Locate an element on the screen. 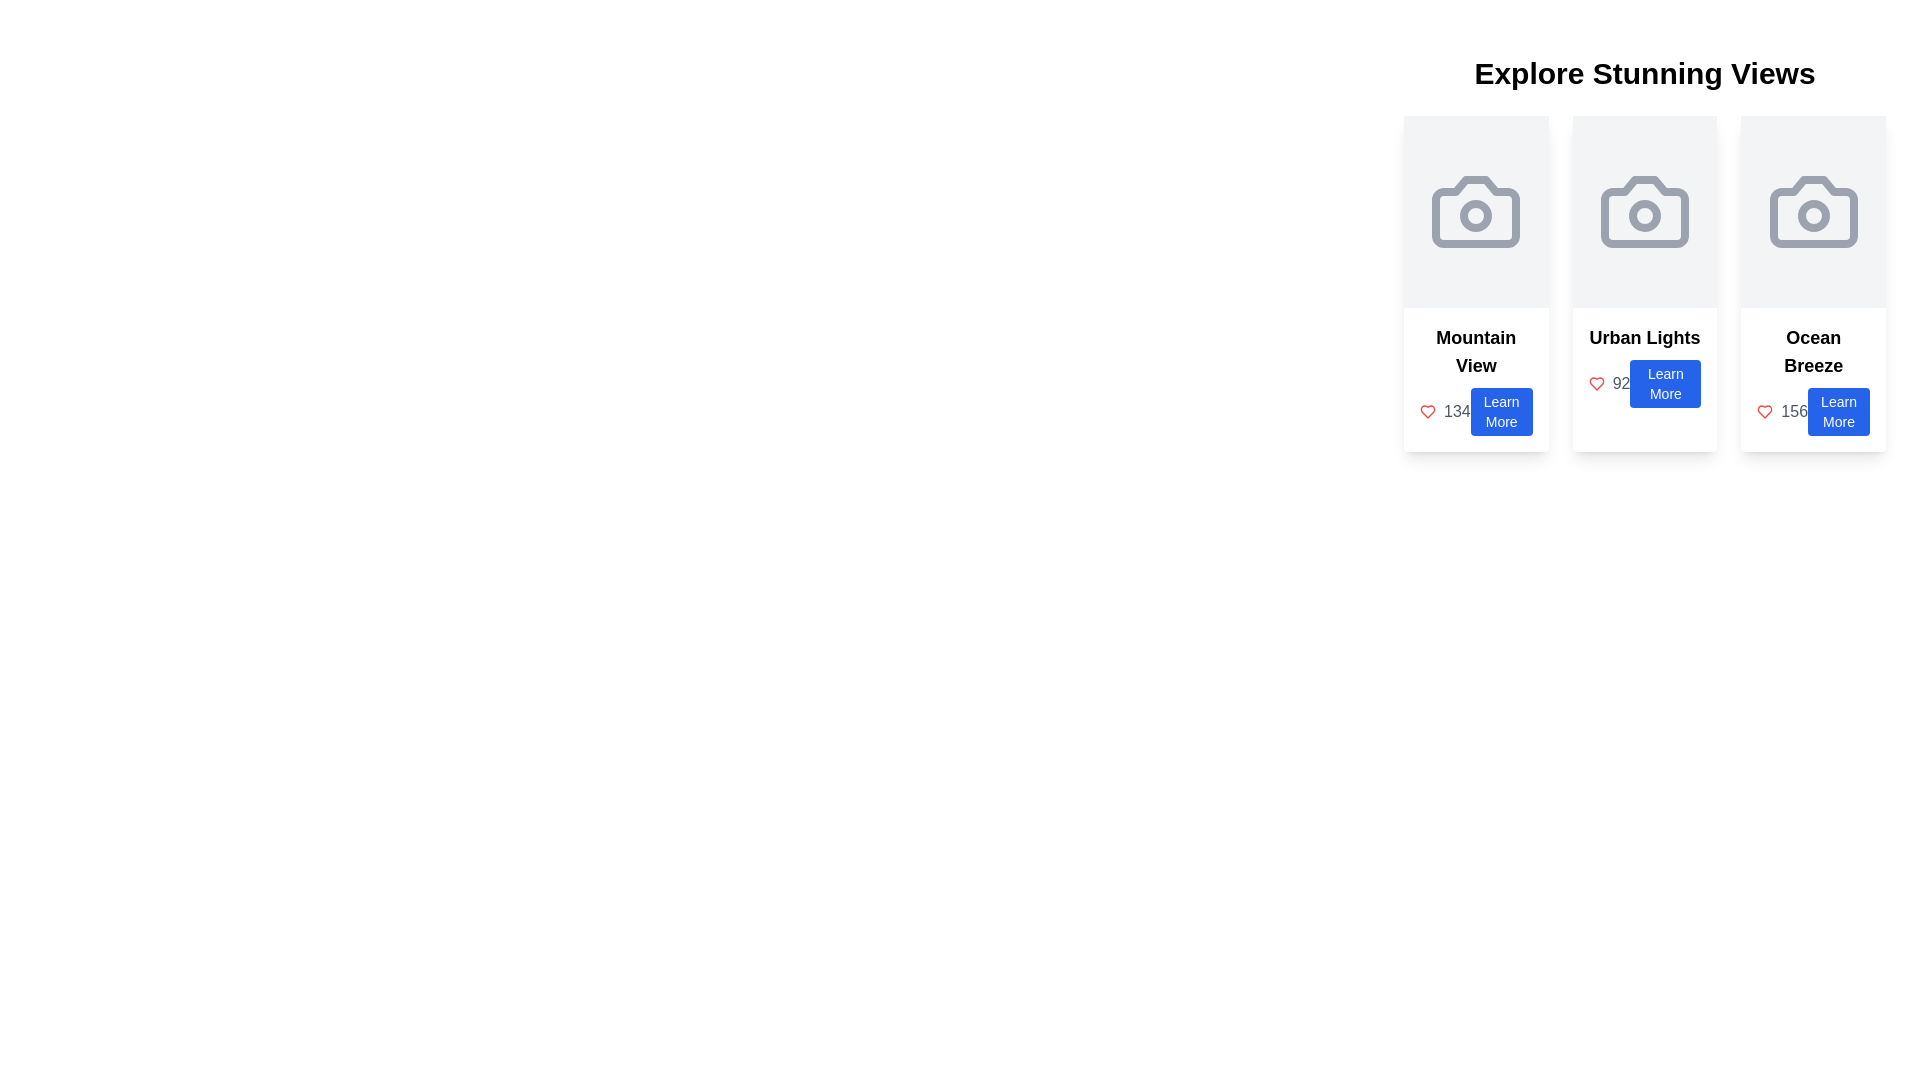 The width and height of the screenshot is (1920, 1080). the camera icon representing photography in the 'Urban Lights' card, located at the topmost part of the middle card in a three-card layout is located at coordinates (1645, 212).